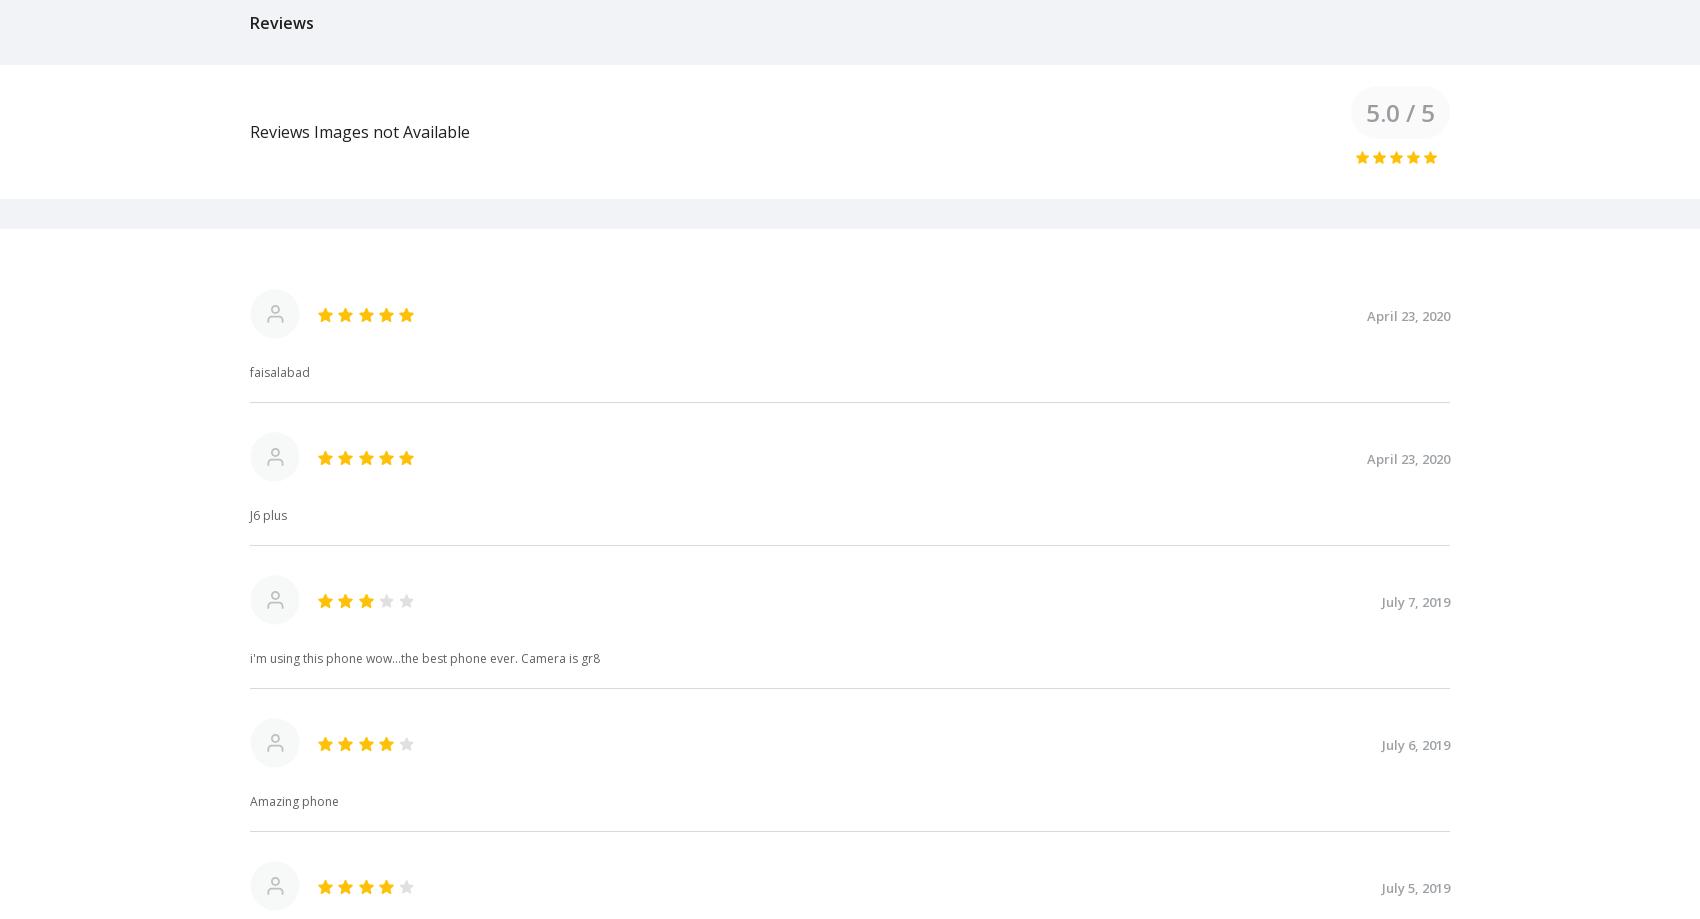 This screenshot has height=919, width=1700. What do you see at coordinates (359, 129) in the screenshot?
I see `'Reviews Images not Available'` at bounding box center [359, 129].